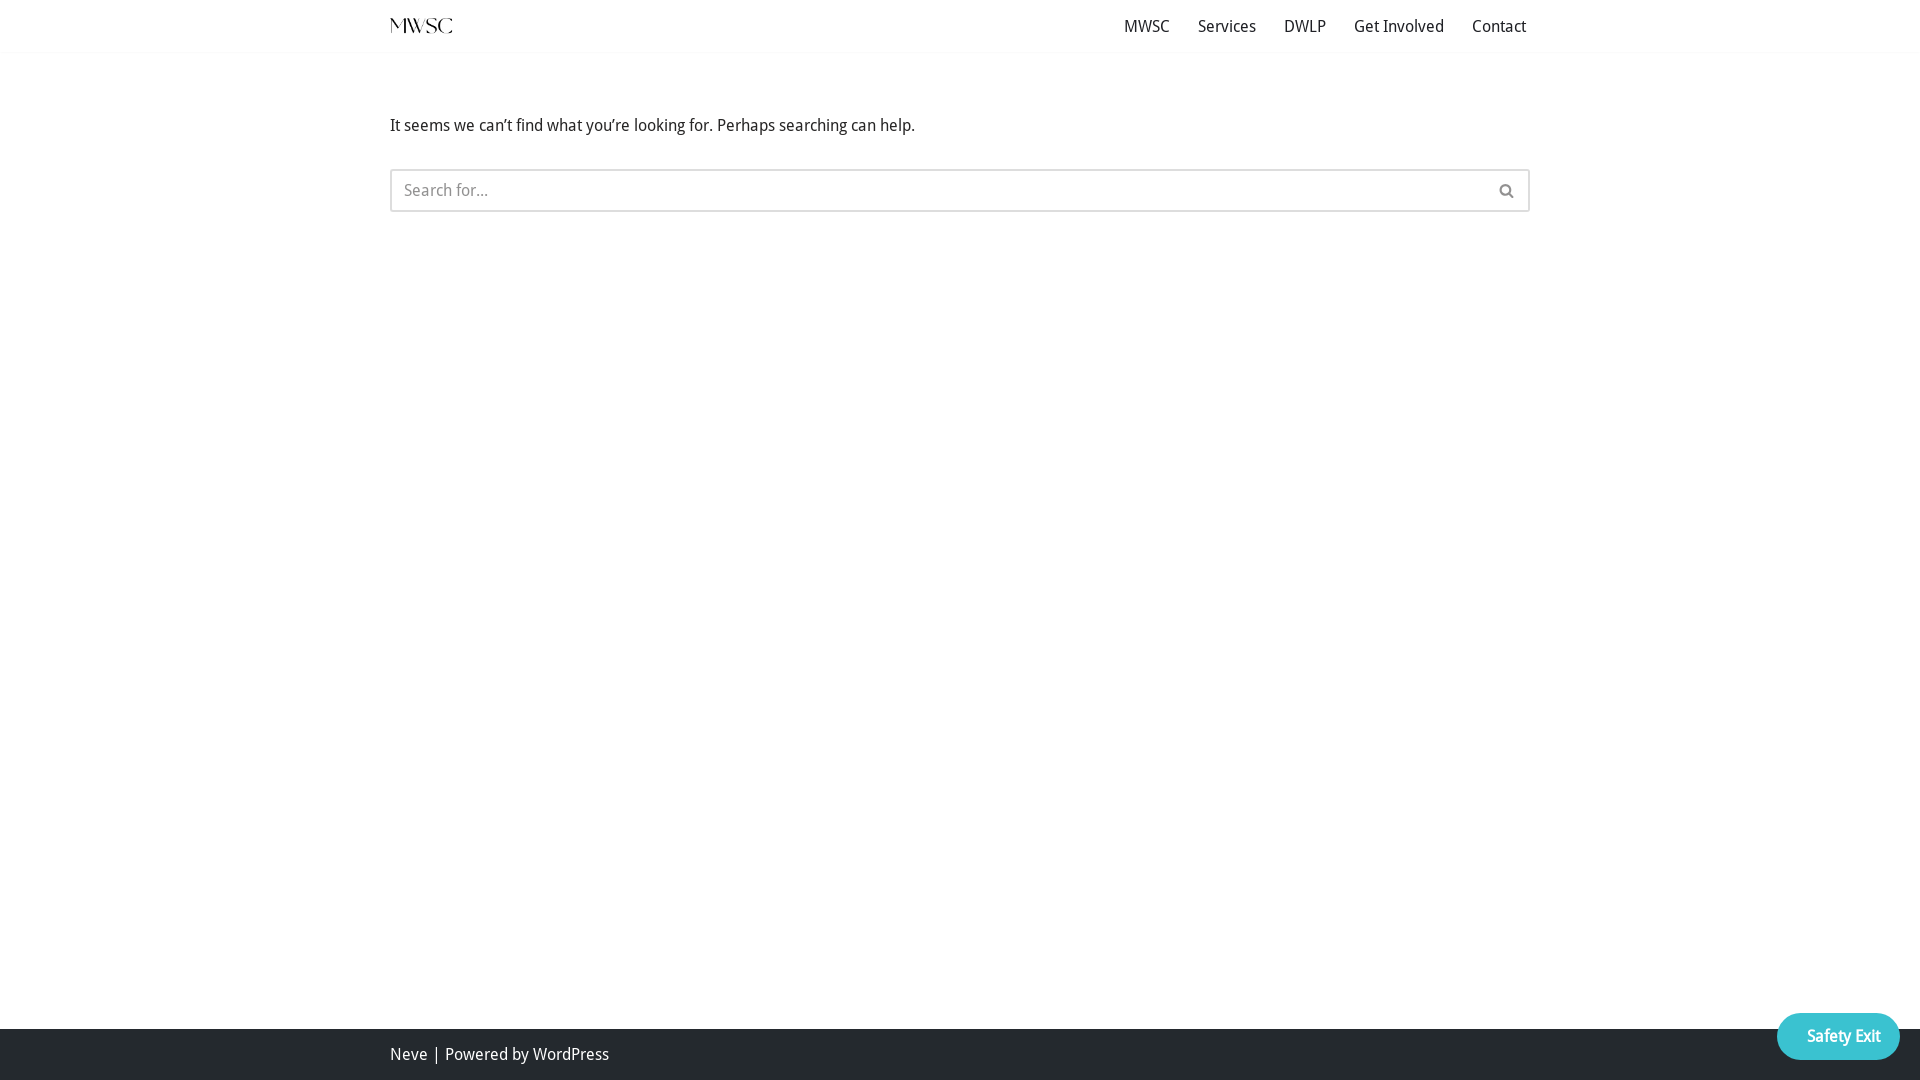  Describe the element at coordinates (420, 26) in the screenshot. I see `'MWSC'` at that location.